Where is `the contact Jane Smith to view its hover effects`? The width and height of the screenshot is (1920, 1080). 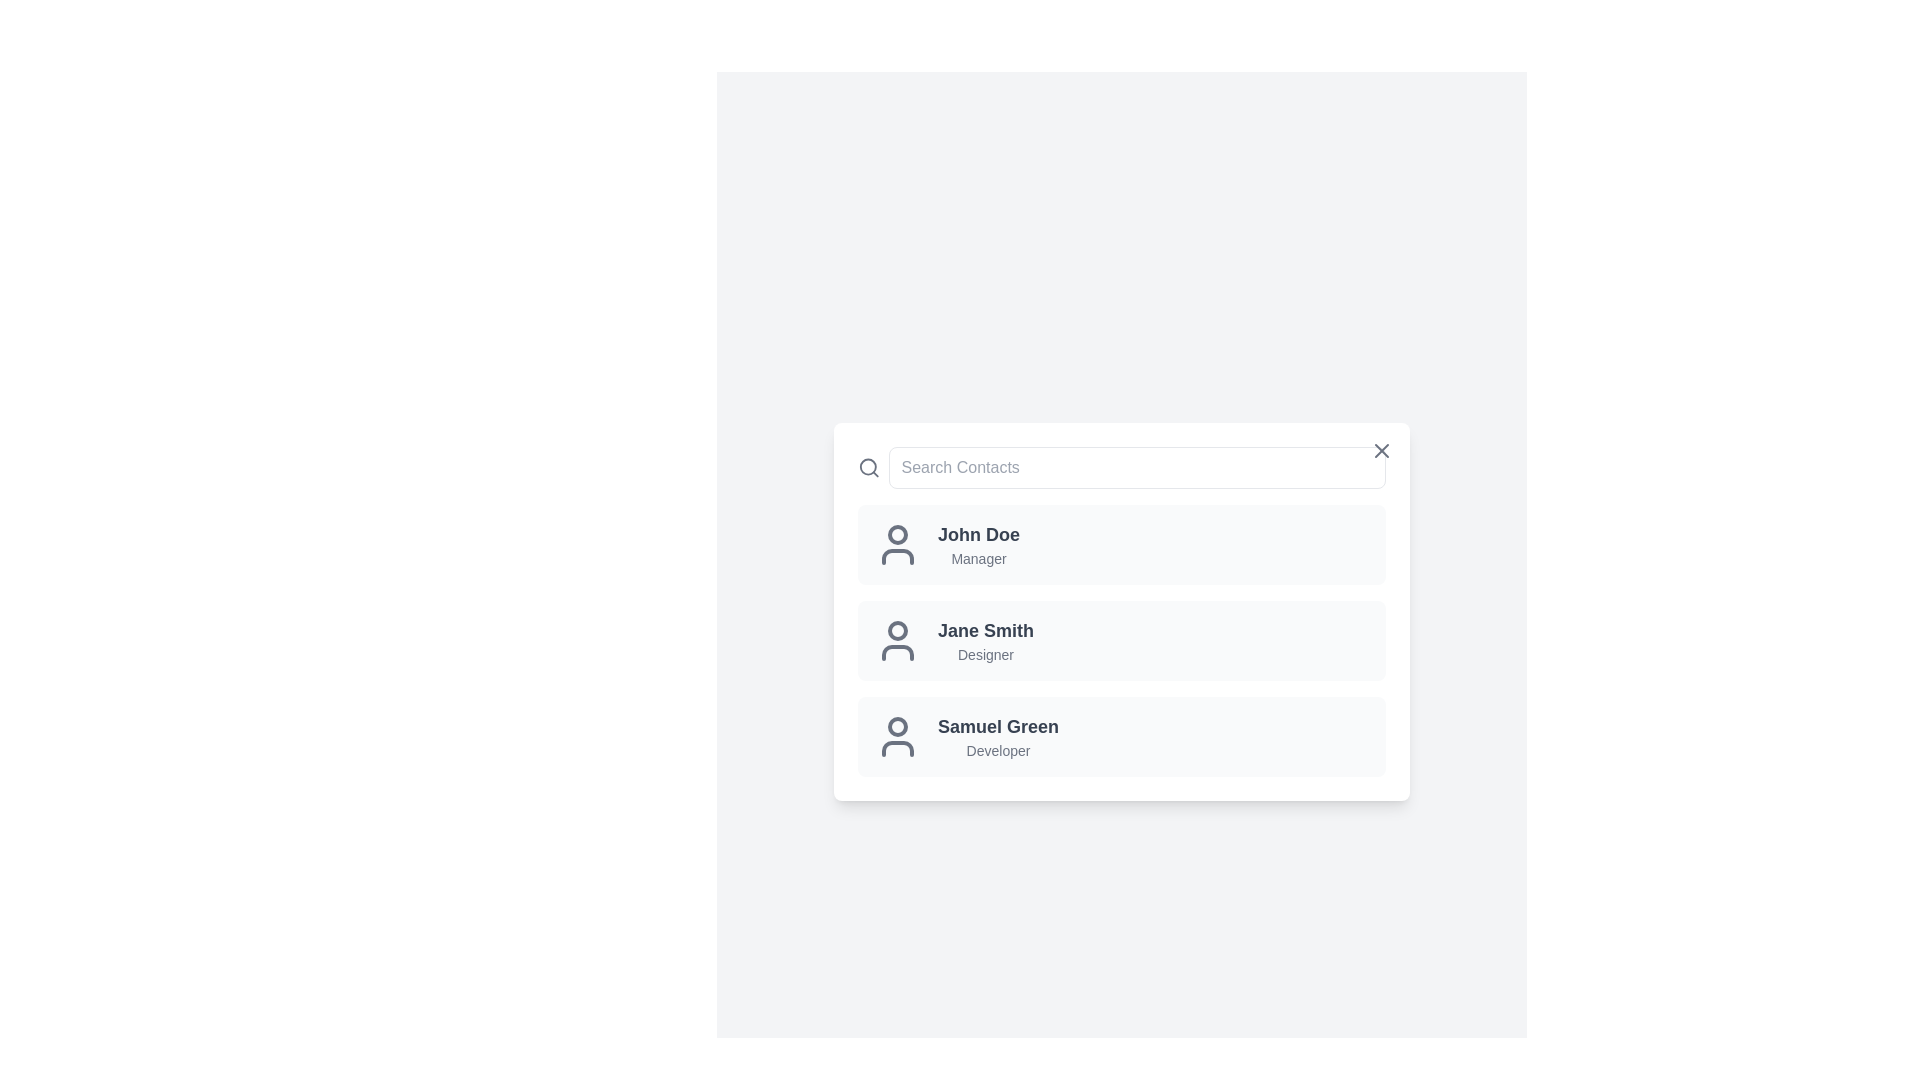 the contact Jane Smith to view its hover effects is located at coordinates (1122, 640).